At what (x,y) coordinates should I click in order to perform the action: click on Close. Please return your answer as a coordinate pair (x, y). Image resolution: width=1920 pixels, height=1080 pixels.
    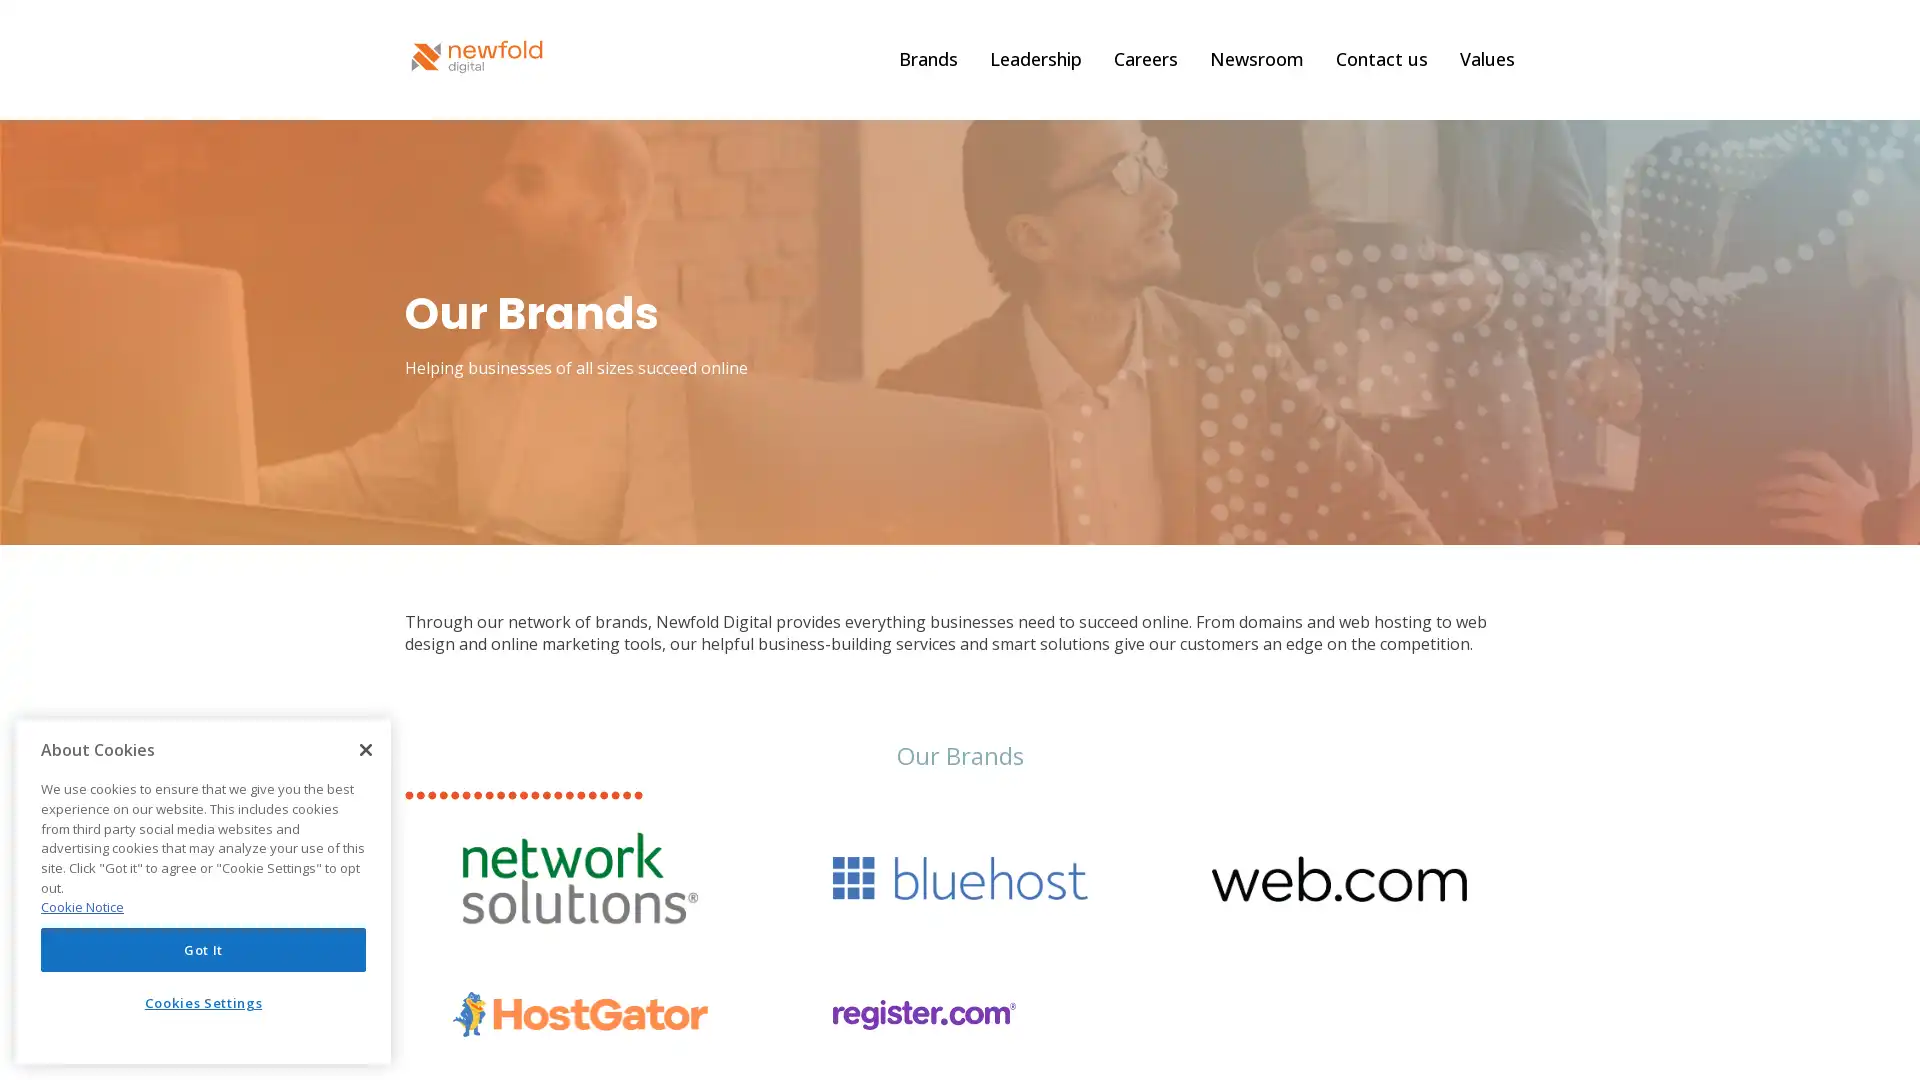
    Looking at the image, I should click on (365, 749).